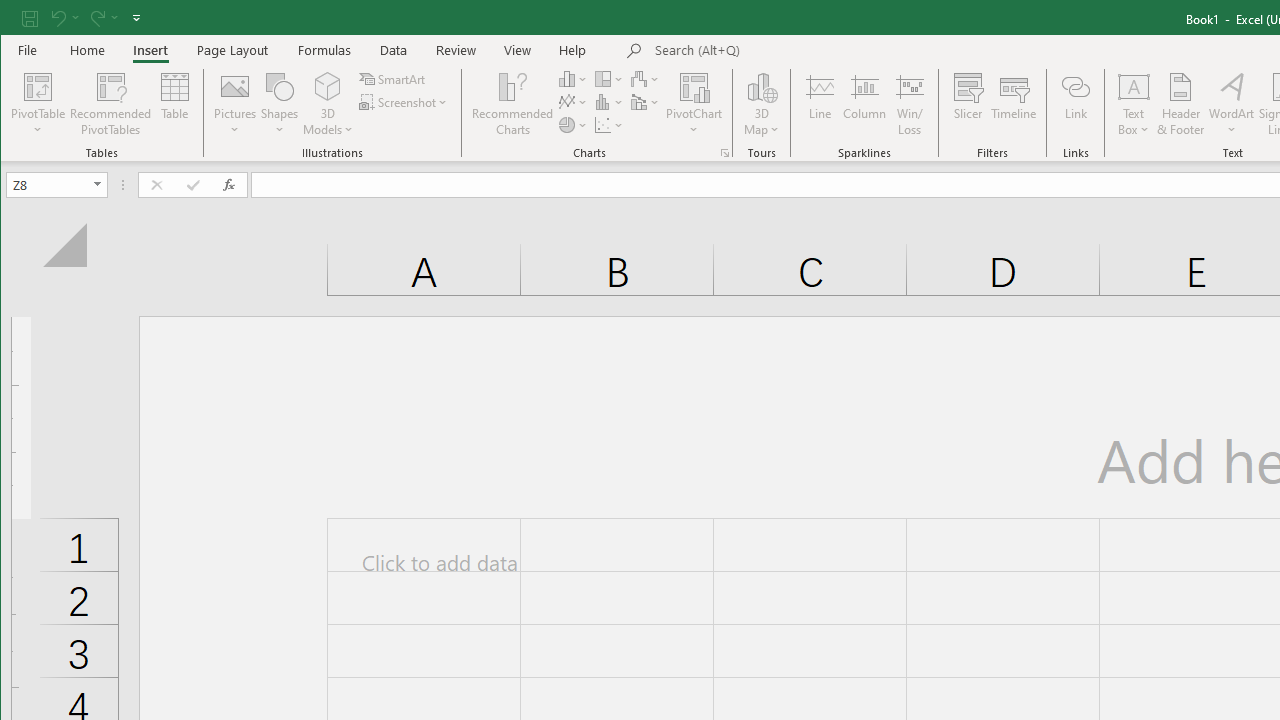  I want to click on 'Win/Loss', so click(909, 104).